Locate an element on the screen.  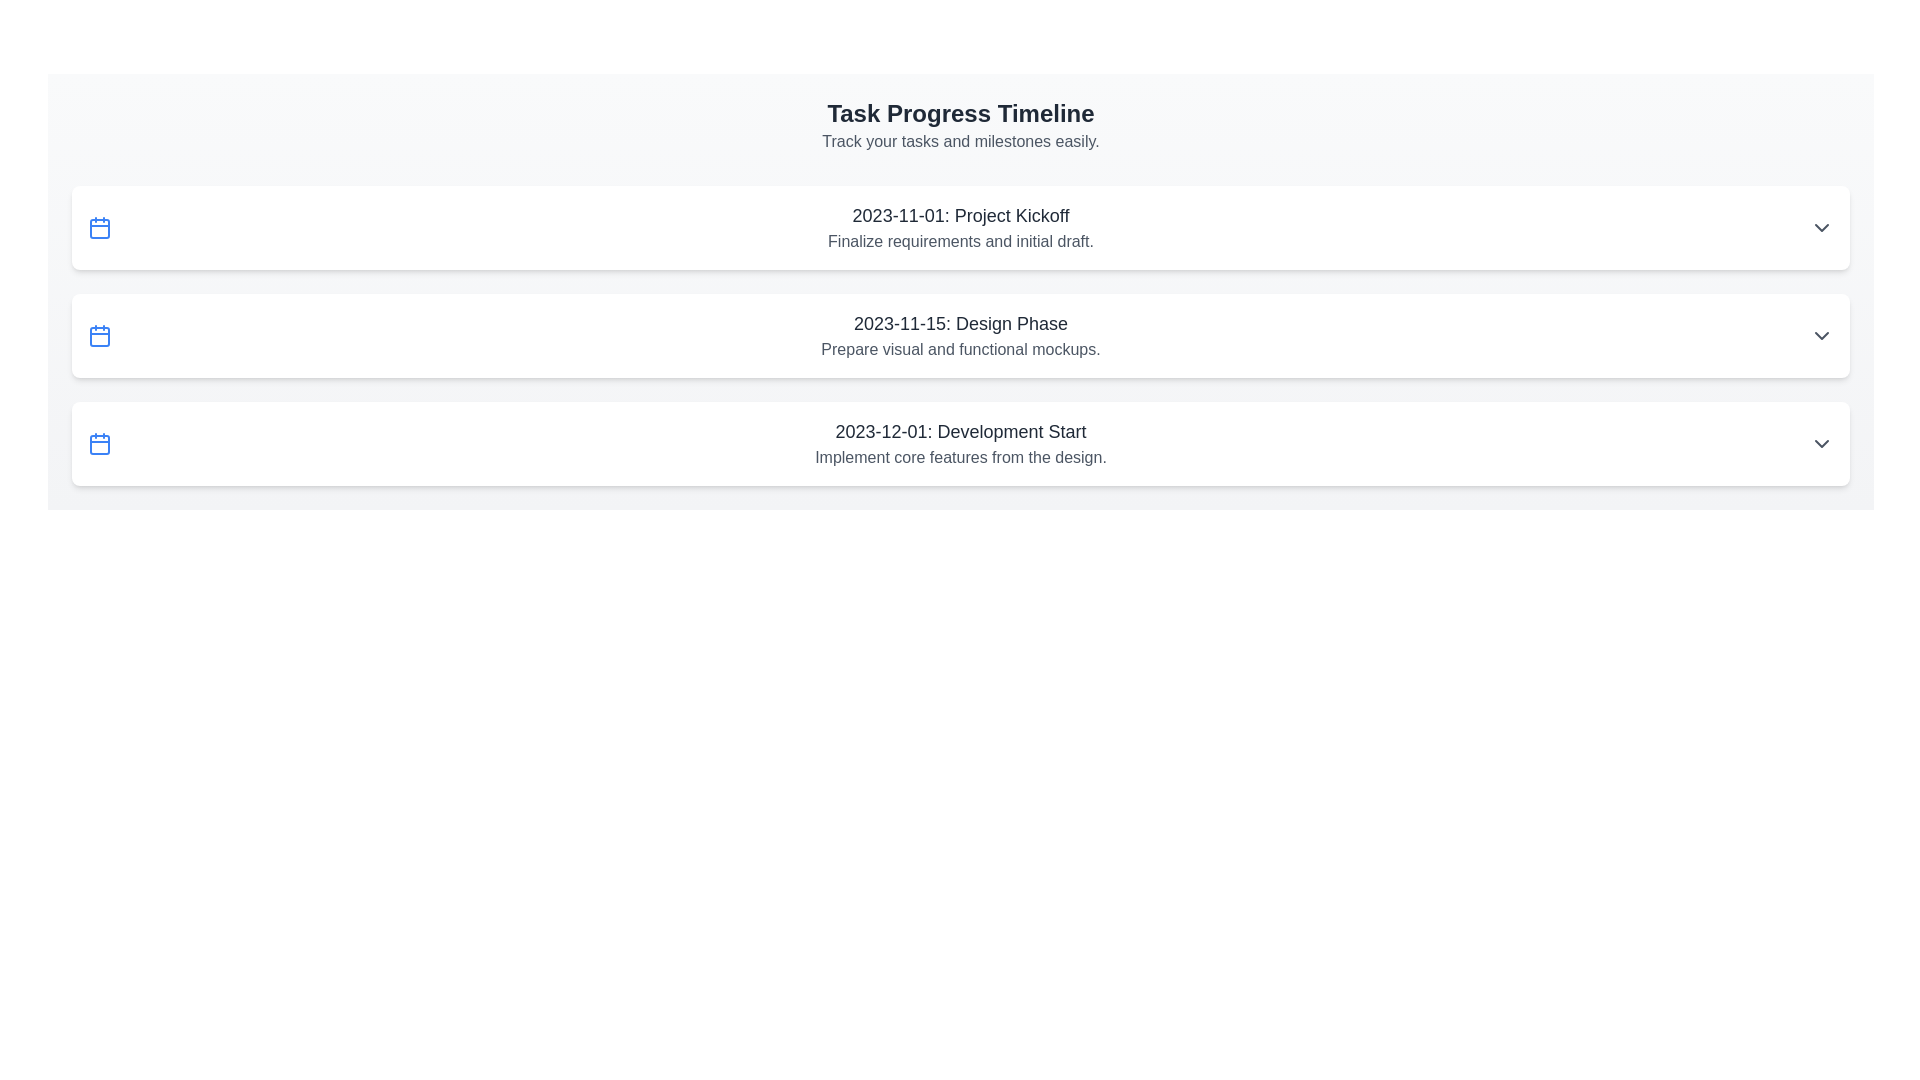
the text block displaying the date '2023-11-15' and 'Design Phase' for more details, which is located within the task timeline interface is located at coordinates (960, 334).